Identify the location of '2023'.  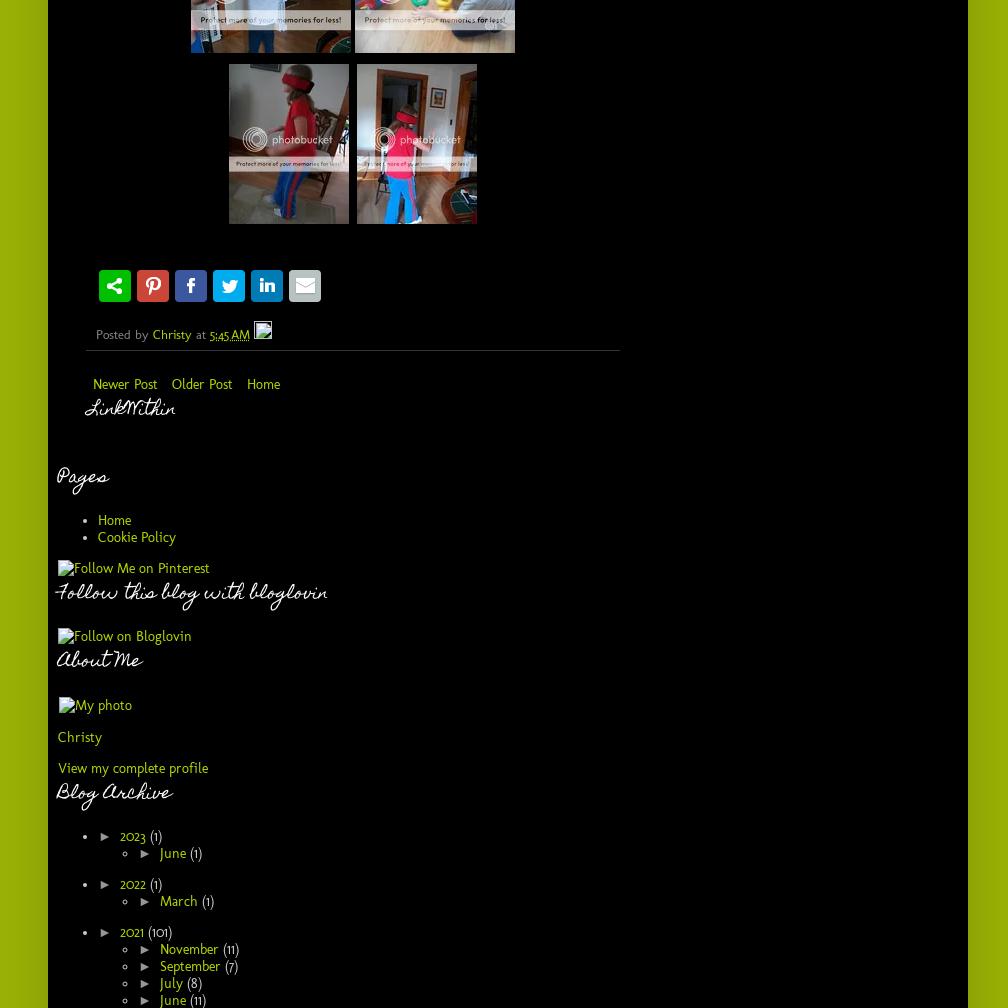
(133, 835).